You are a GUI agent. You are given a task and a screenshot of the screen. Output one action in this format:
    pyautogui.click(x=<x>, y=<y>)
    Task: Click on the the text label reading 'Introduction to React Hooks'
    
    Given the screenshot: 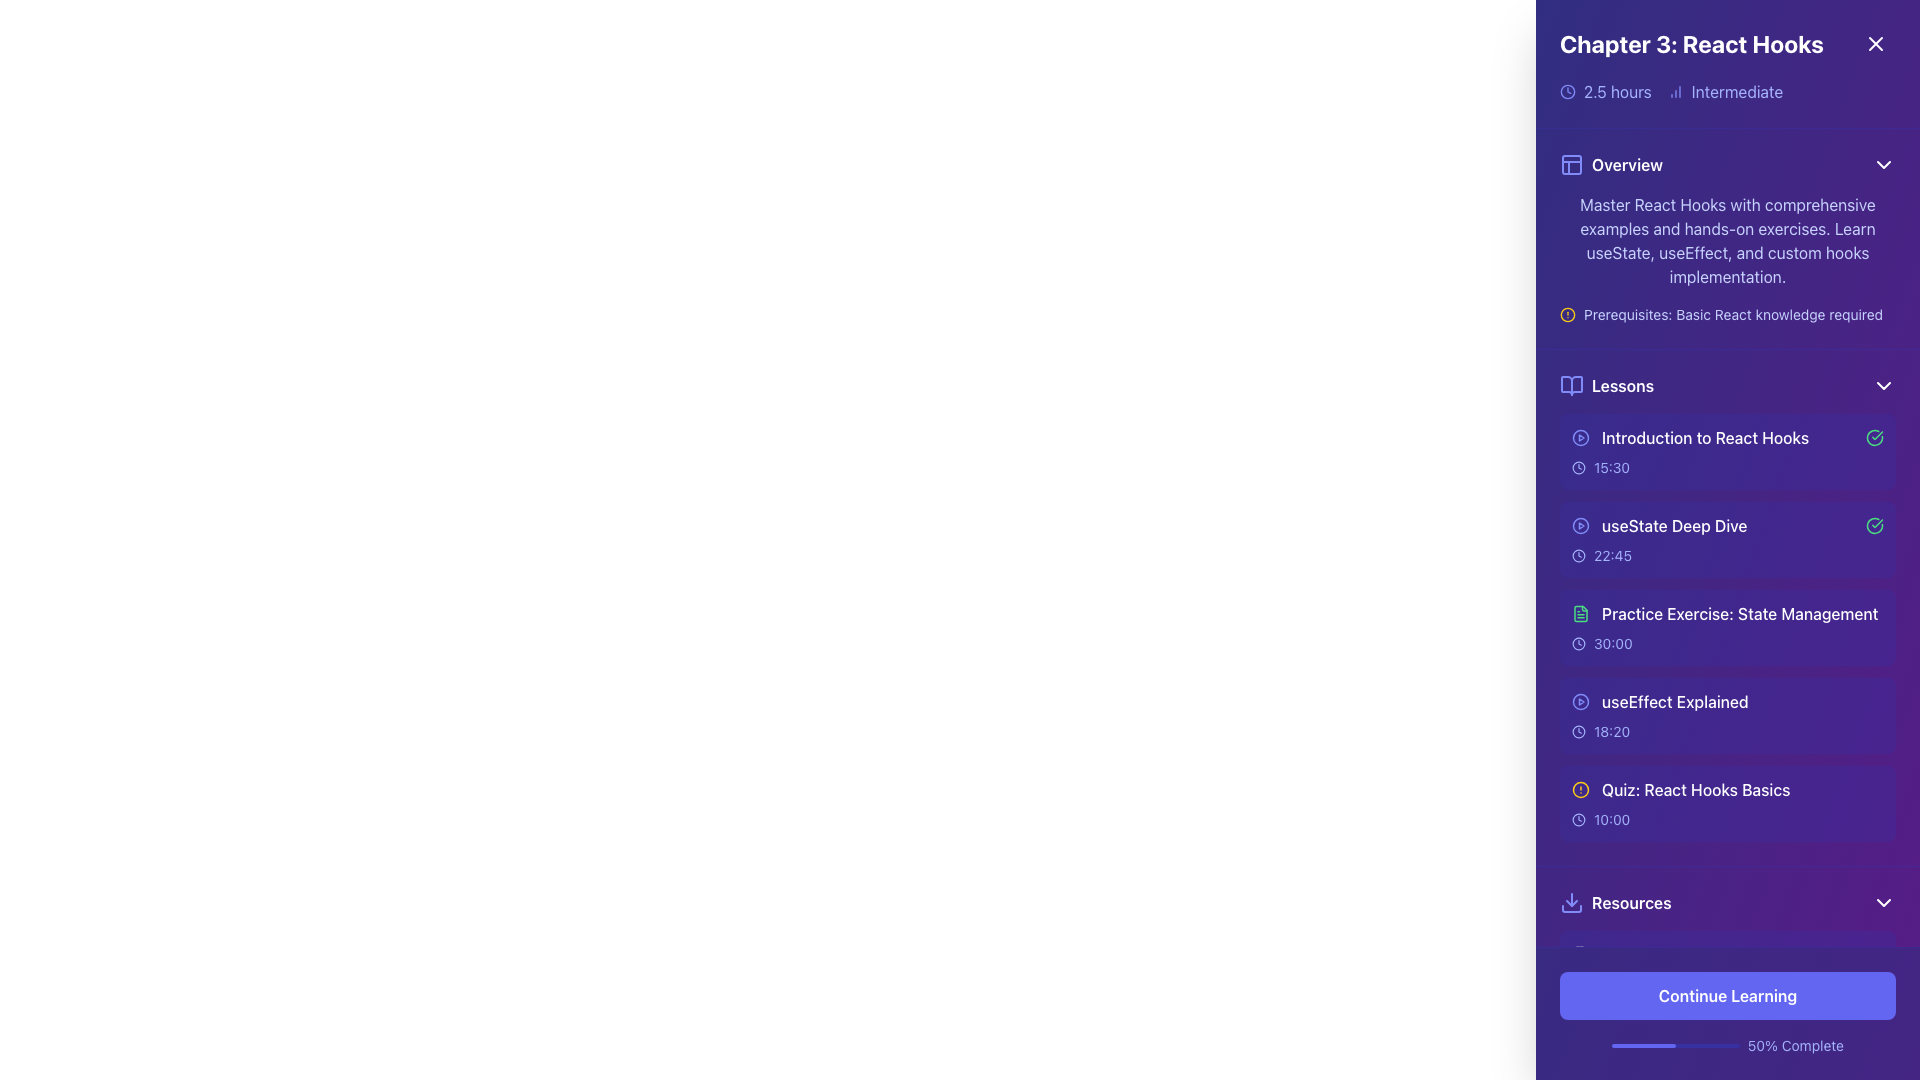 What is the action you would take?
    pyautogui.click(x=1704, y=437)
    